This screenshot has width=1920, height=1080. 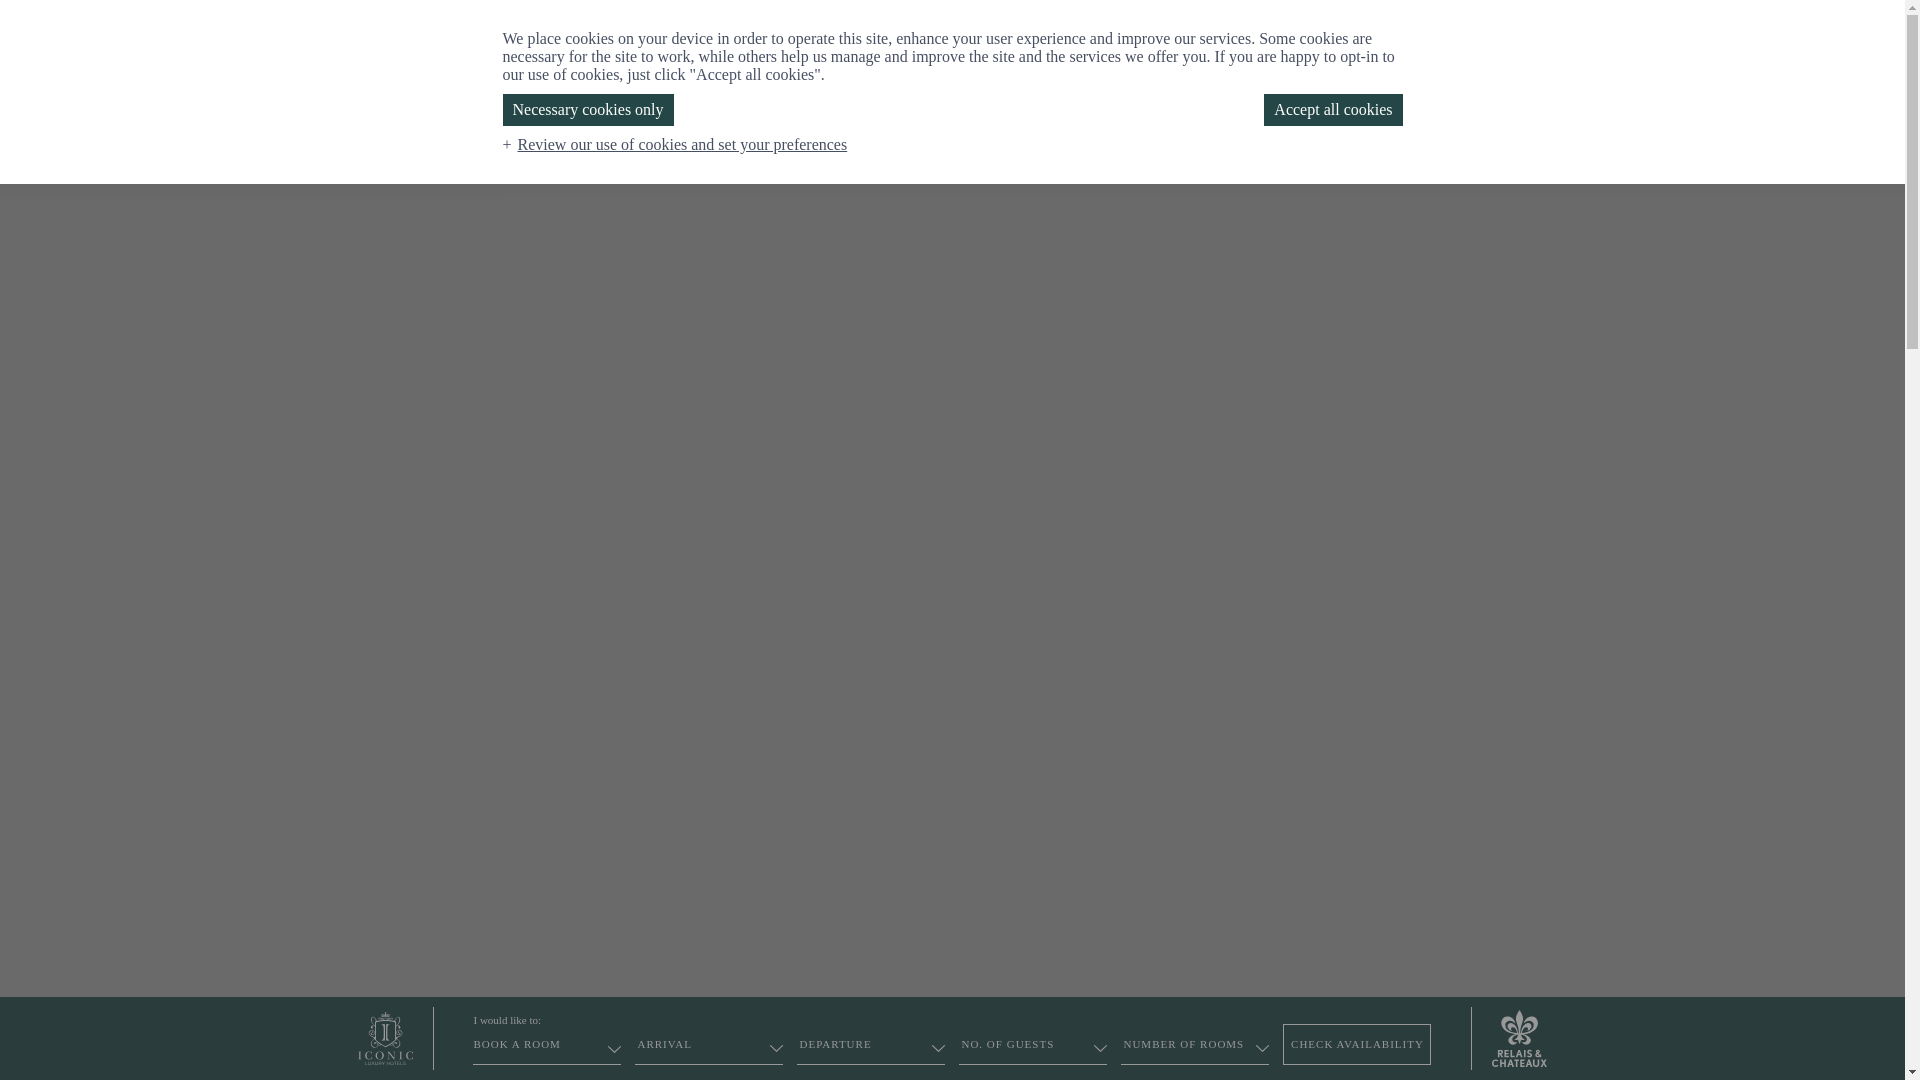 What do you see at coordinates (769, 144) in the screenshot?
I see `'TOWNHOUSE'` at bounding box center [769, 144].